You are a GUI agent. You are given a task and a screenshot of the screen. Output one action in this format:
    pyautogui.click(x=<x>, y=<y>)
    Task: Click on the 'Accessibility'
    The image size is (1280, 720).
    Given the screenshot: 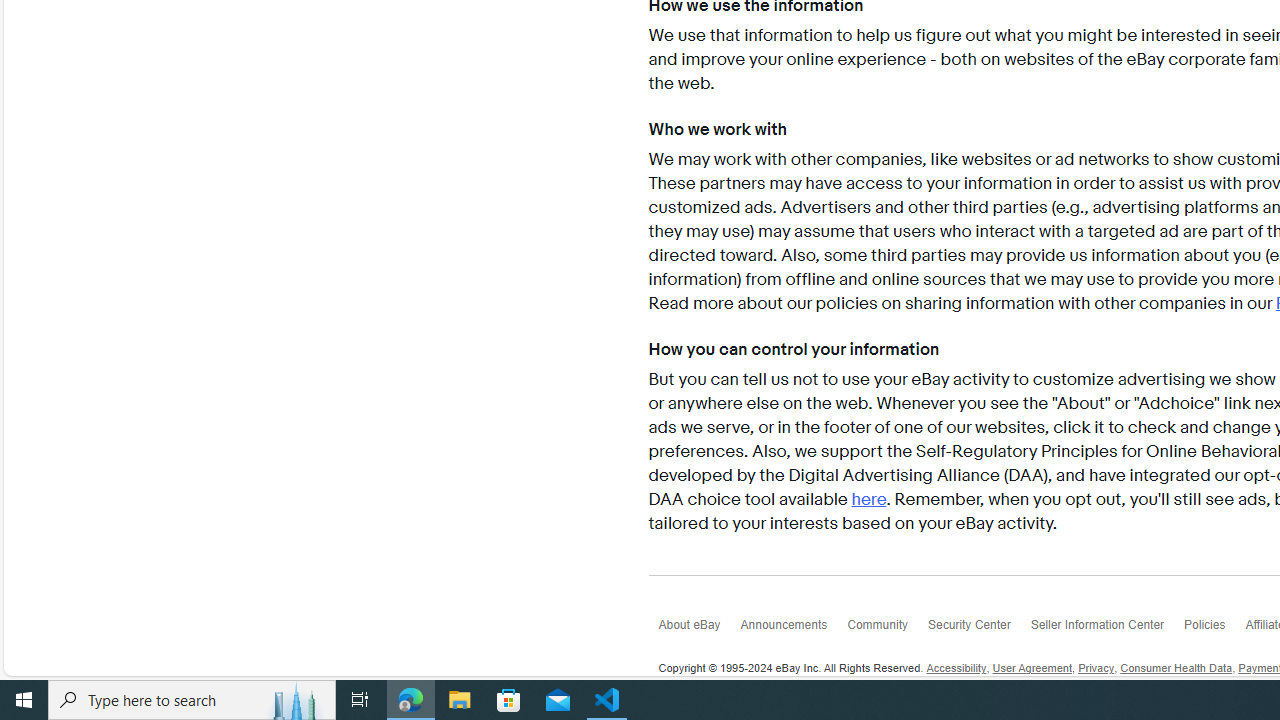 What is the action you would take?
    pyautogui.click(x=955, y=669)
    